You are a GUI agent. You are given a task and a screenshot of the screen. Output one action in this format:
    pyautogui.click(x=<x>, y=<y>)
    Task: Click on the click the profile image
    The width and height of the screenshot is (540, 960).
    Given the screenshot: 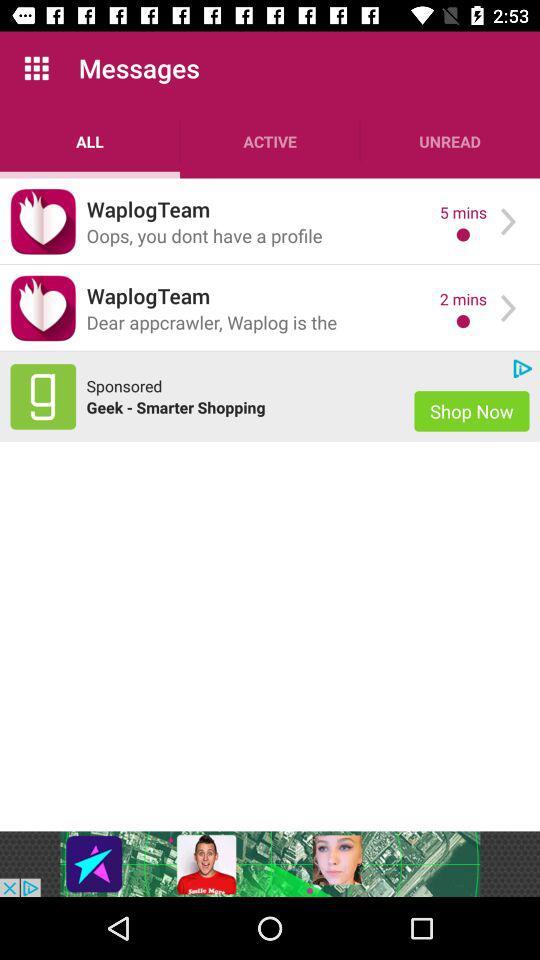 What is the action you would take?
    pyautogui.click(x=43, y=308)
    